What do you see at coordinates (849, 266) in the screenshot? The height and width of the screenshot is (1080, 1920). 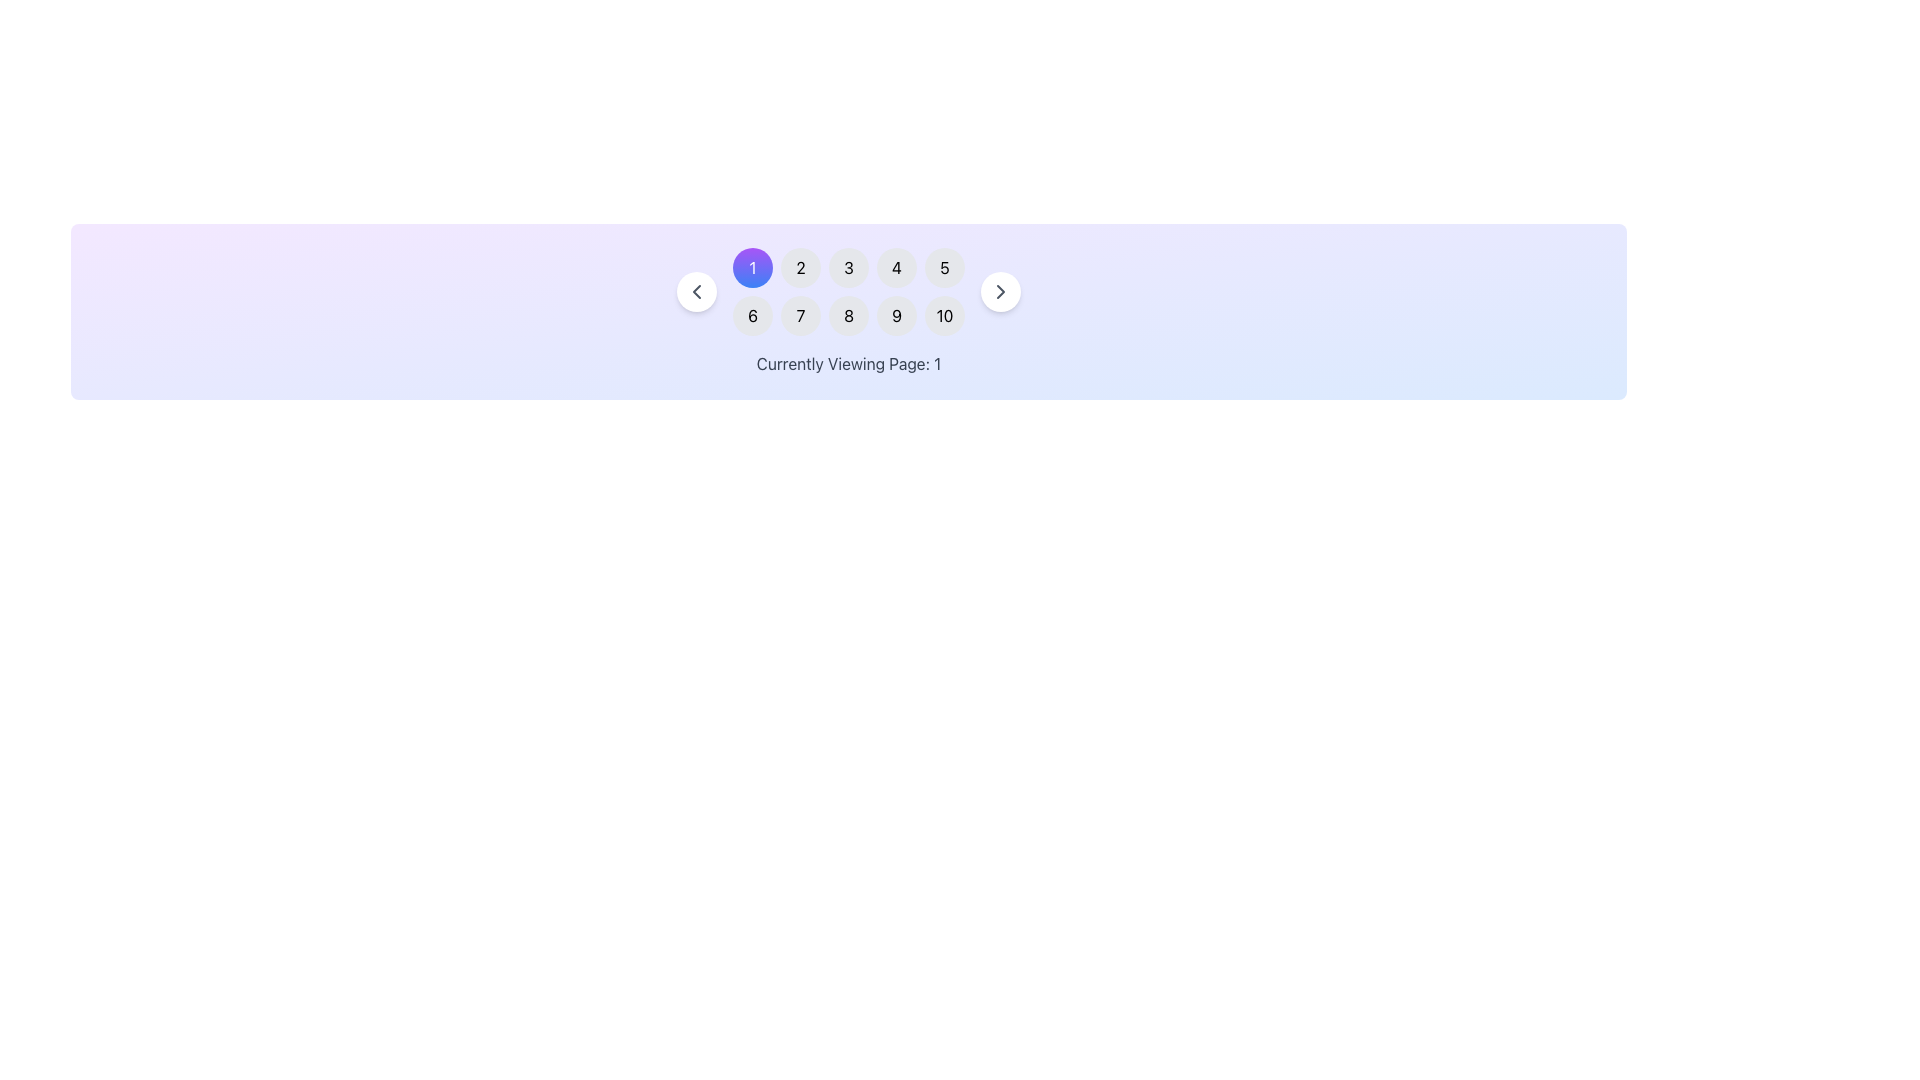 I see `the inactive Number button representing page 3 in the pagination interface, located in the first row and third column between buttons '2' and '4'` at bounding box center [849, 266].